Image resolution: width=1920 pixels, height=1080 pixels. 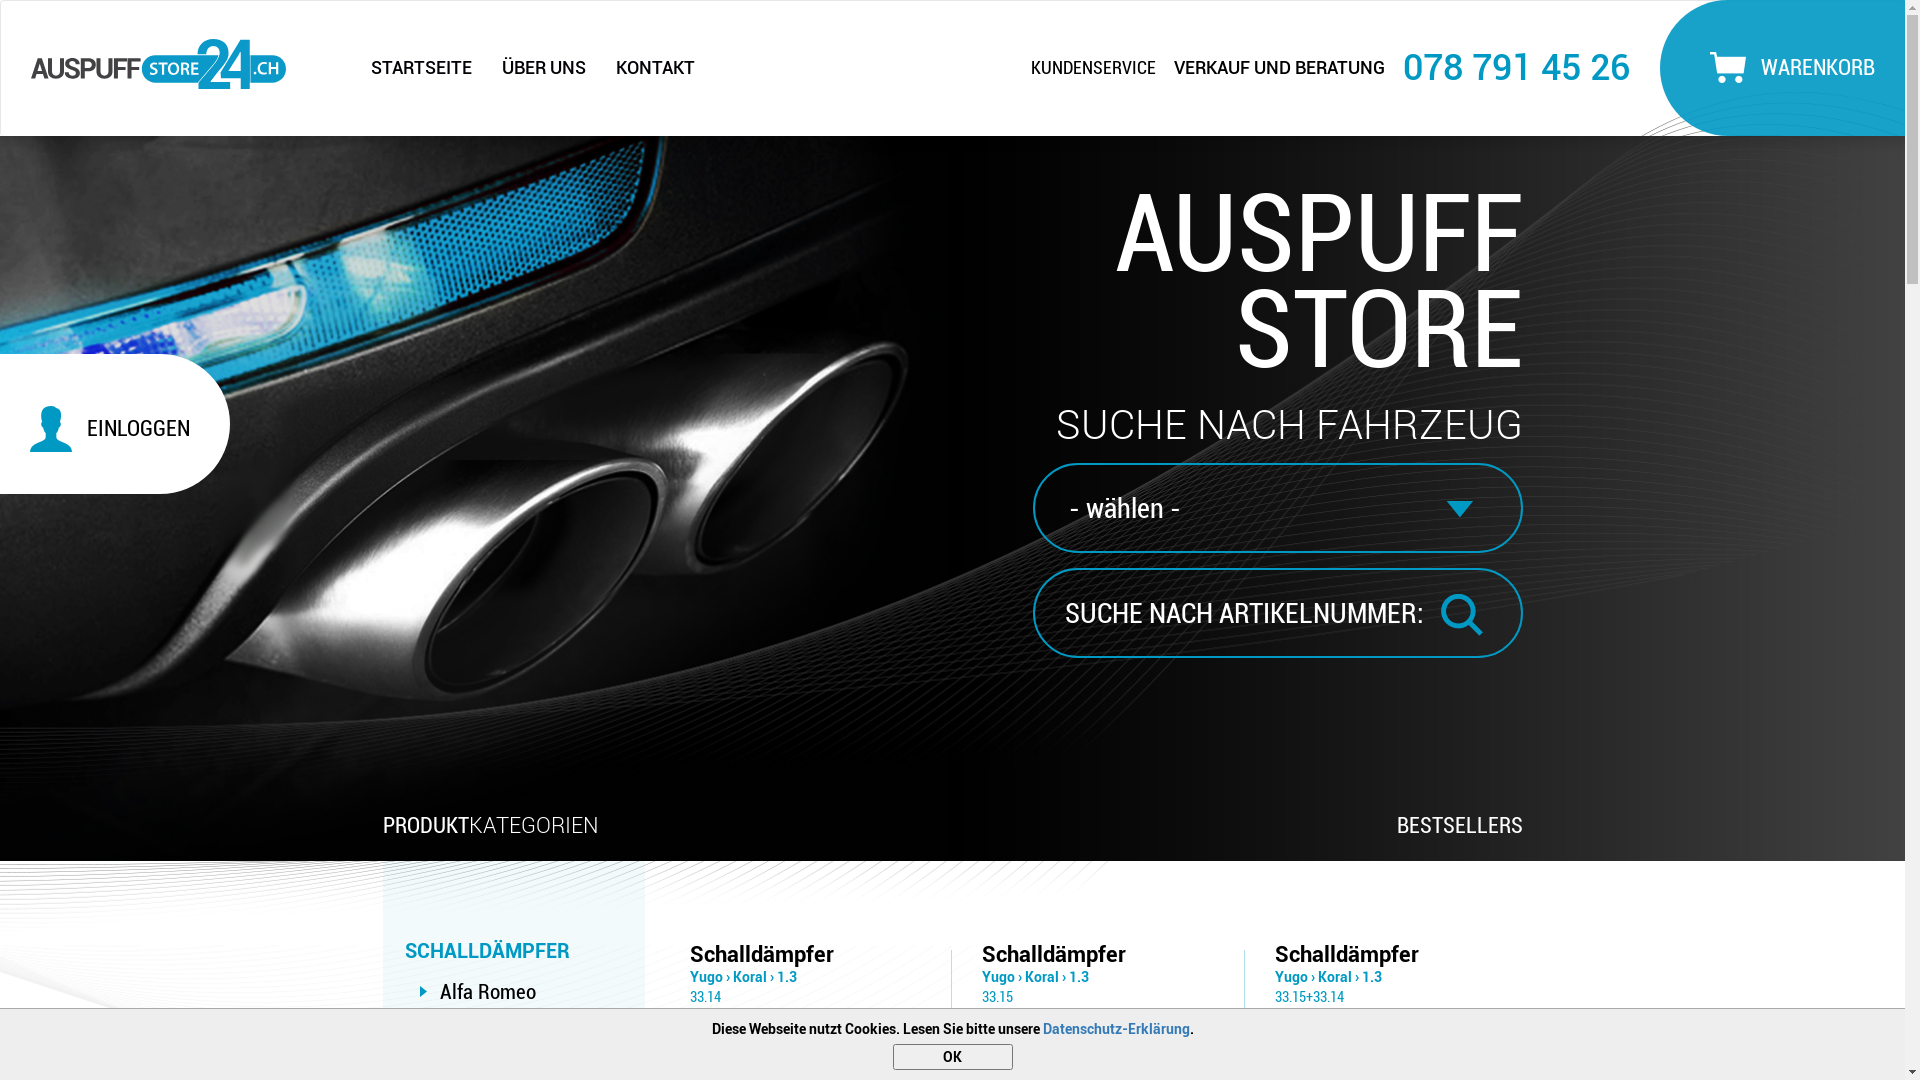 I want to click on '078 791 45 26', so click(x=1401, y=65).